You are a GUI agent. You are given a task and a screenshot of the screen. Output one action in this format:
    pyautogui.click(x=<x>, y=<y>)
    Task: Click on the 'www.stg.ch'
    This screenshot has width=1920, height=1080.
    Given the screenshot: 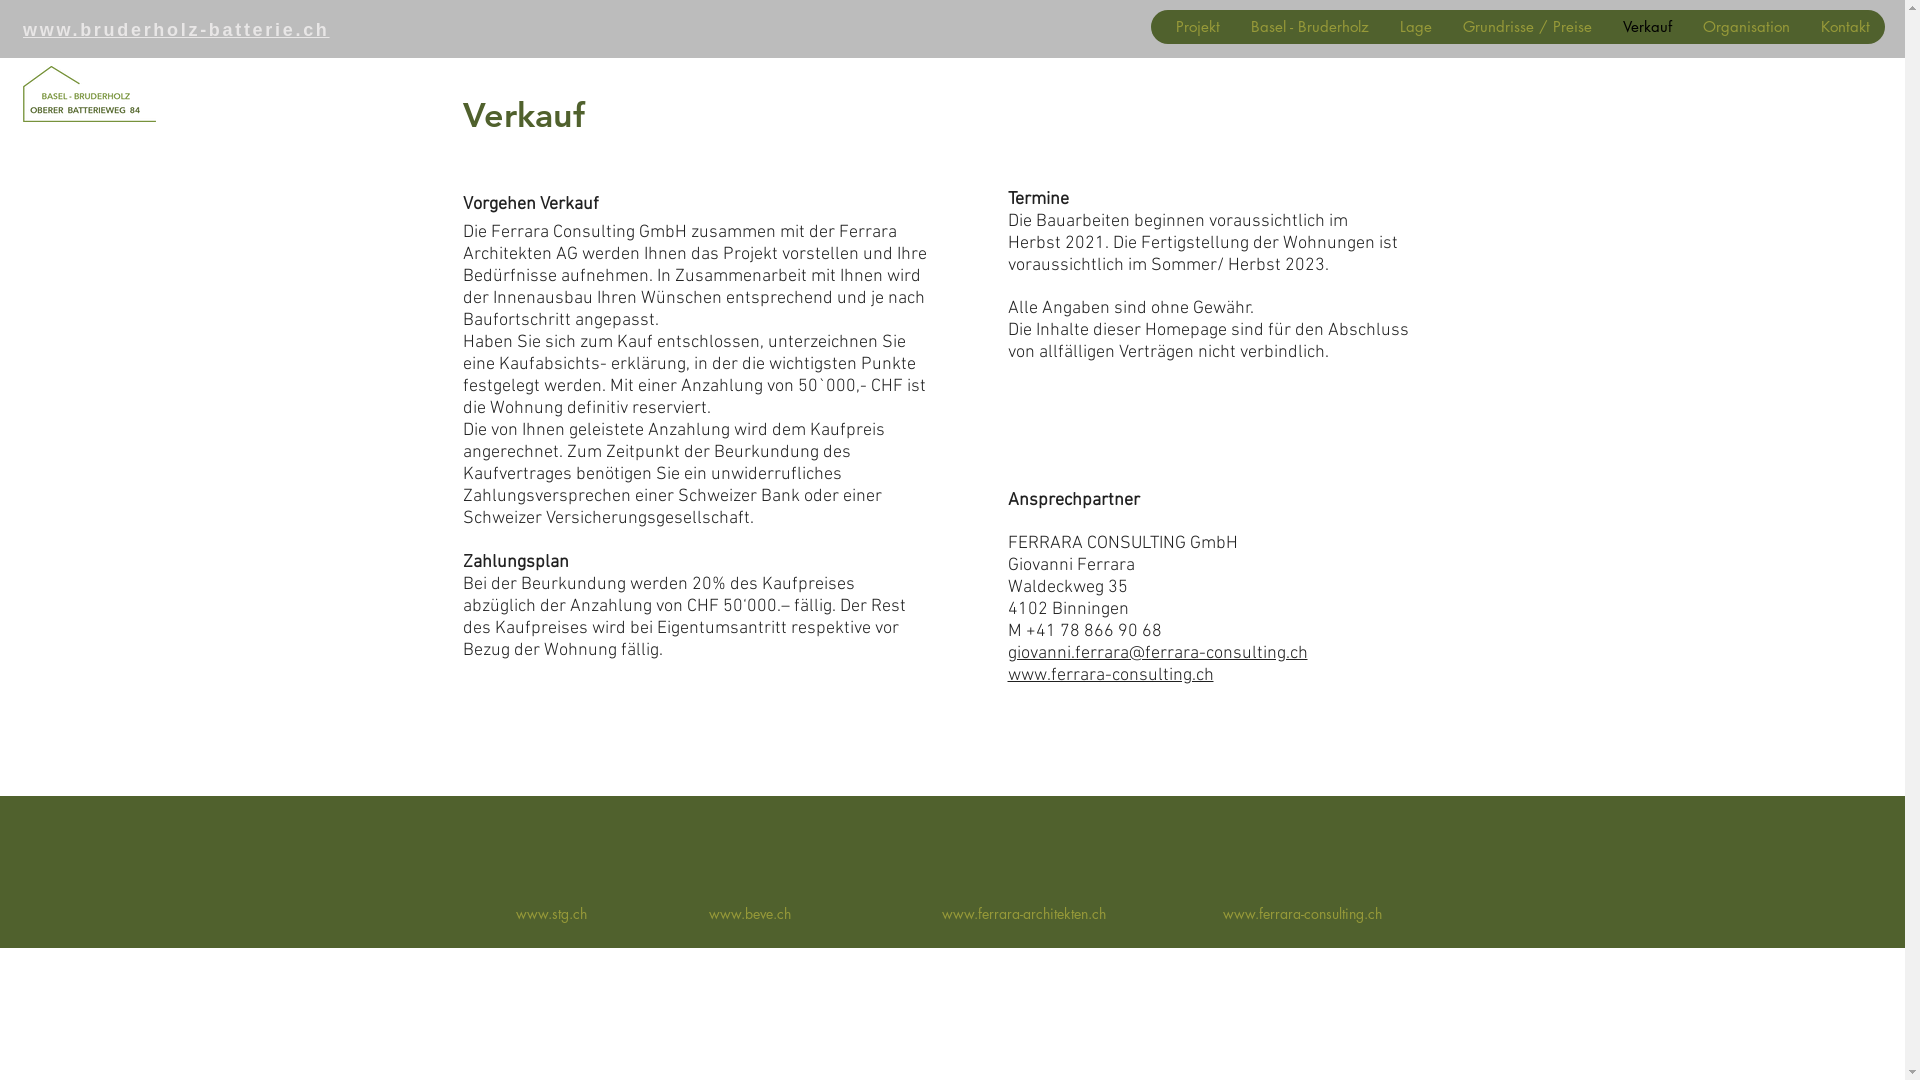 What is the action you would take?
    pyautogui.click(x=551, y=914)
    